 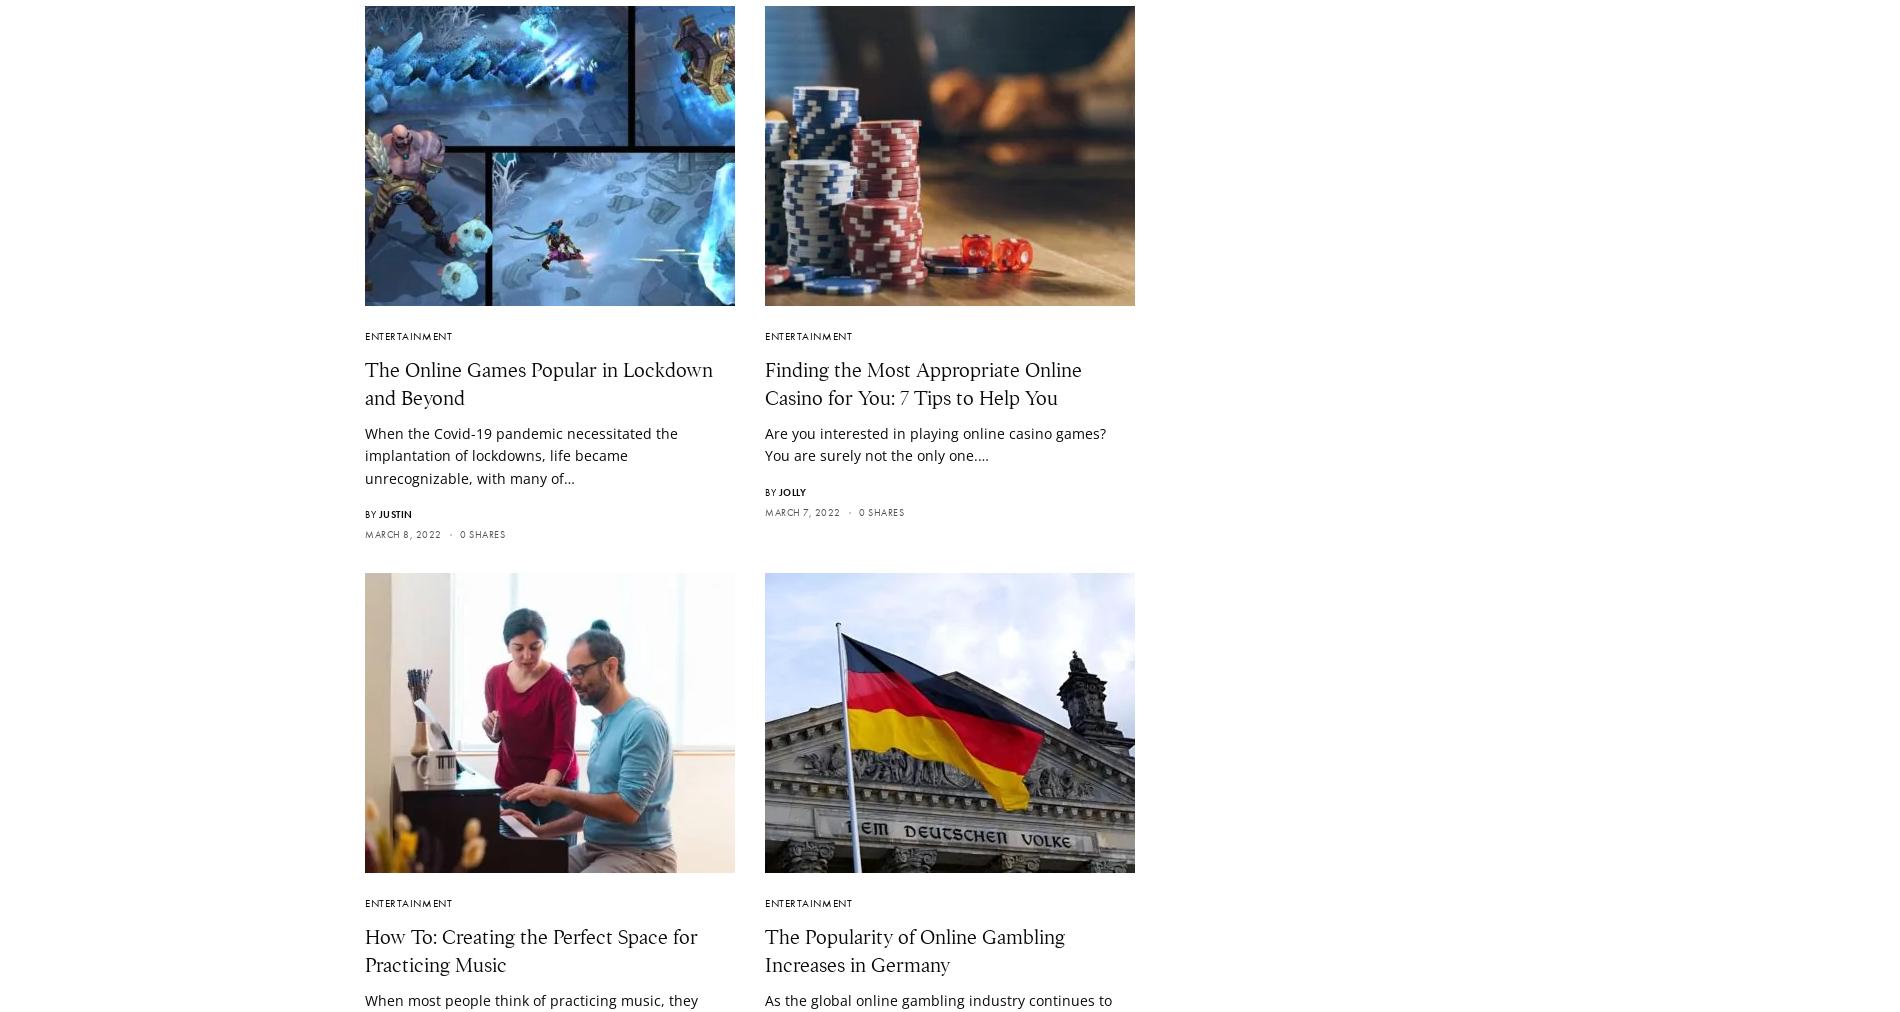 I want to click on 'Jolly', so click(x=777, y=491).